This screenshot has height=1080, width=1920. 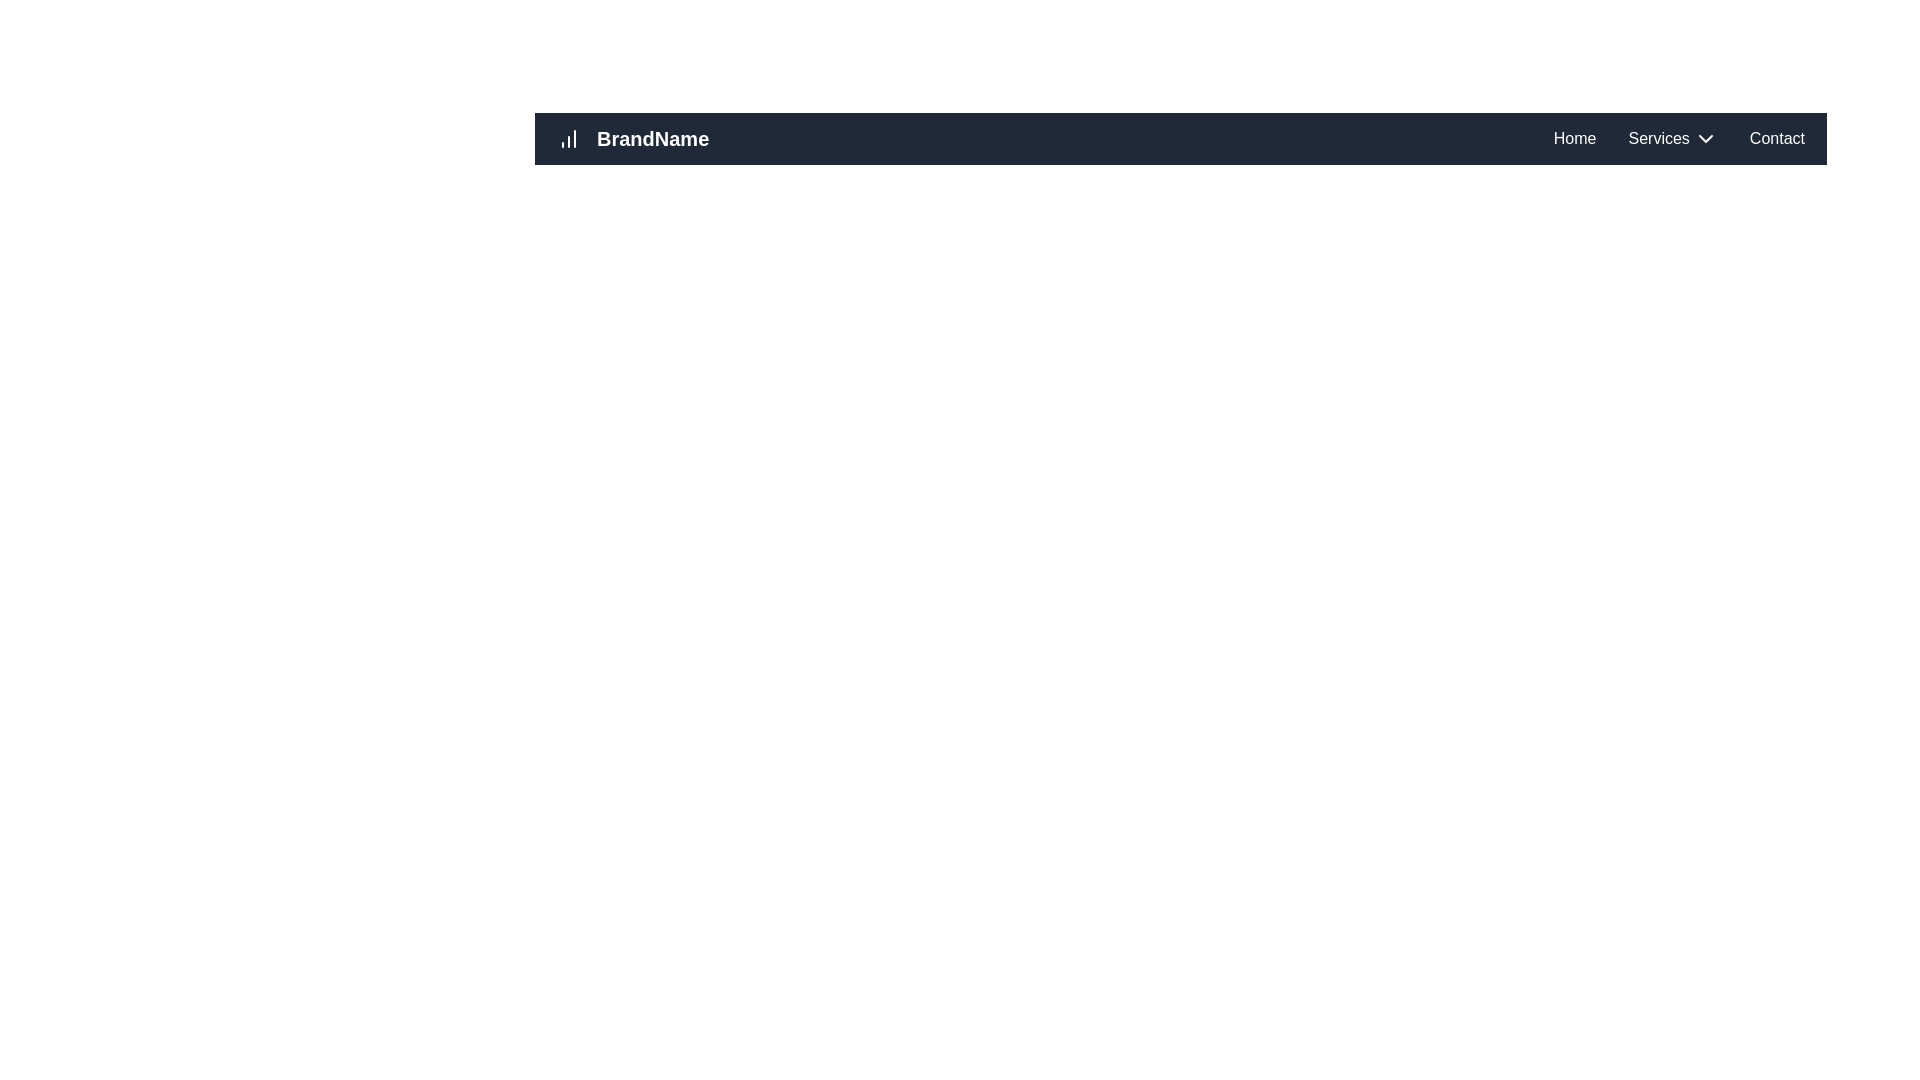 I want to click on the 'Services' dropdown menu trigger located in the navigation bar, which is the second item between 'Home' and 'Contact', so click(x=1673, y=137).